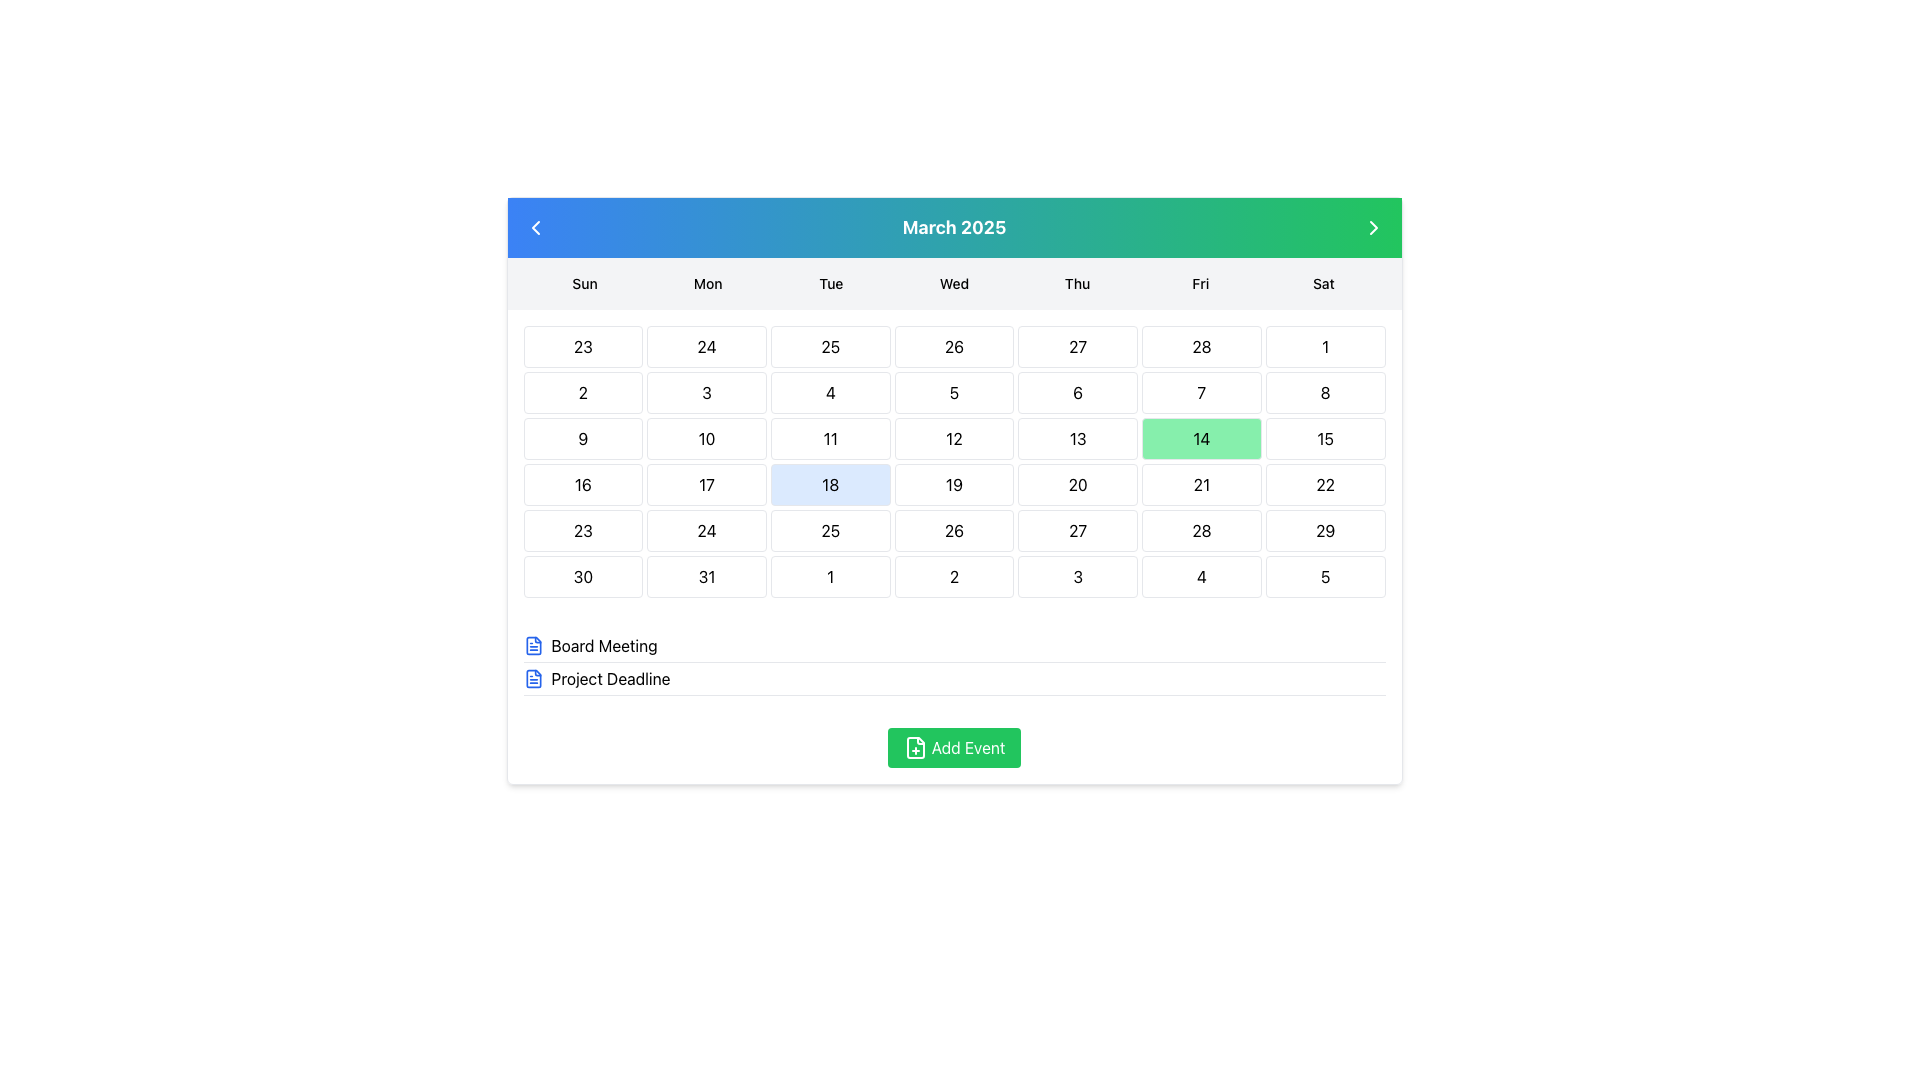 Image resolution: width=1920 pixels, height=1080 pixels. Describe the element at coordinates (953, 284) in the screenshot. I see `text 'Wed' from the Label row in the calendar interface, which displays the days of the week abbreviations located beneath the month header 'March 2025'` at that location.